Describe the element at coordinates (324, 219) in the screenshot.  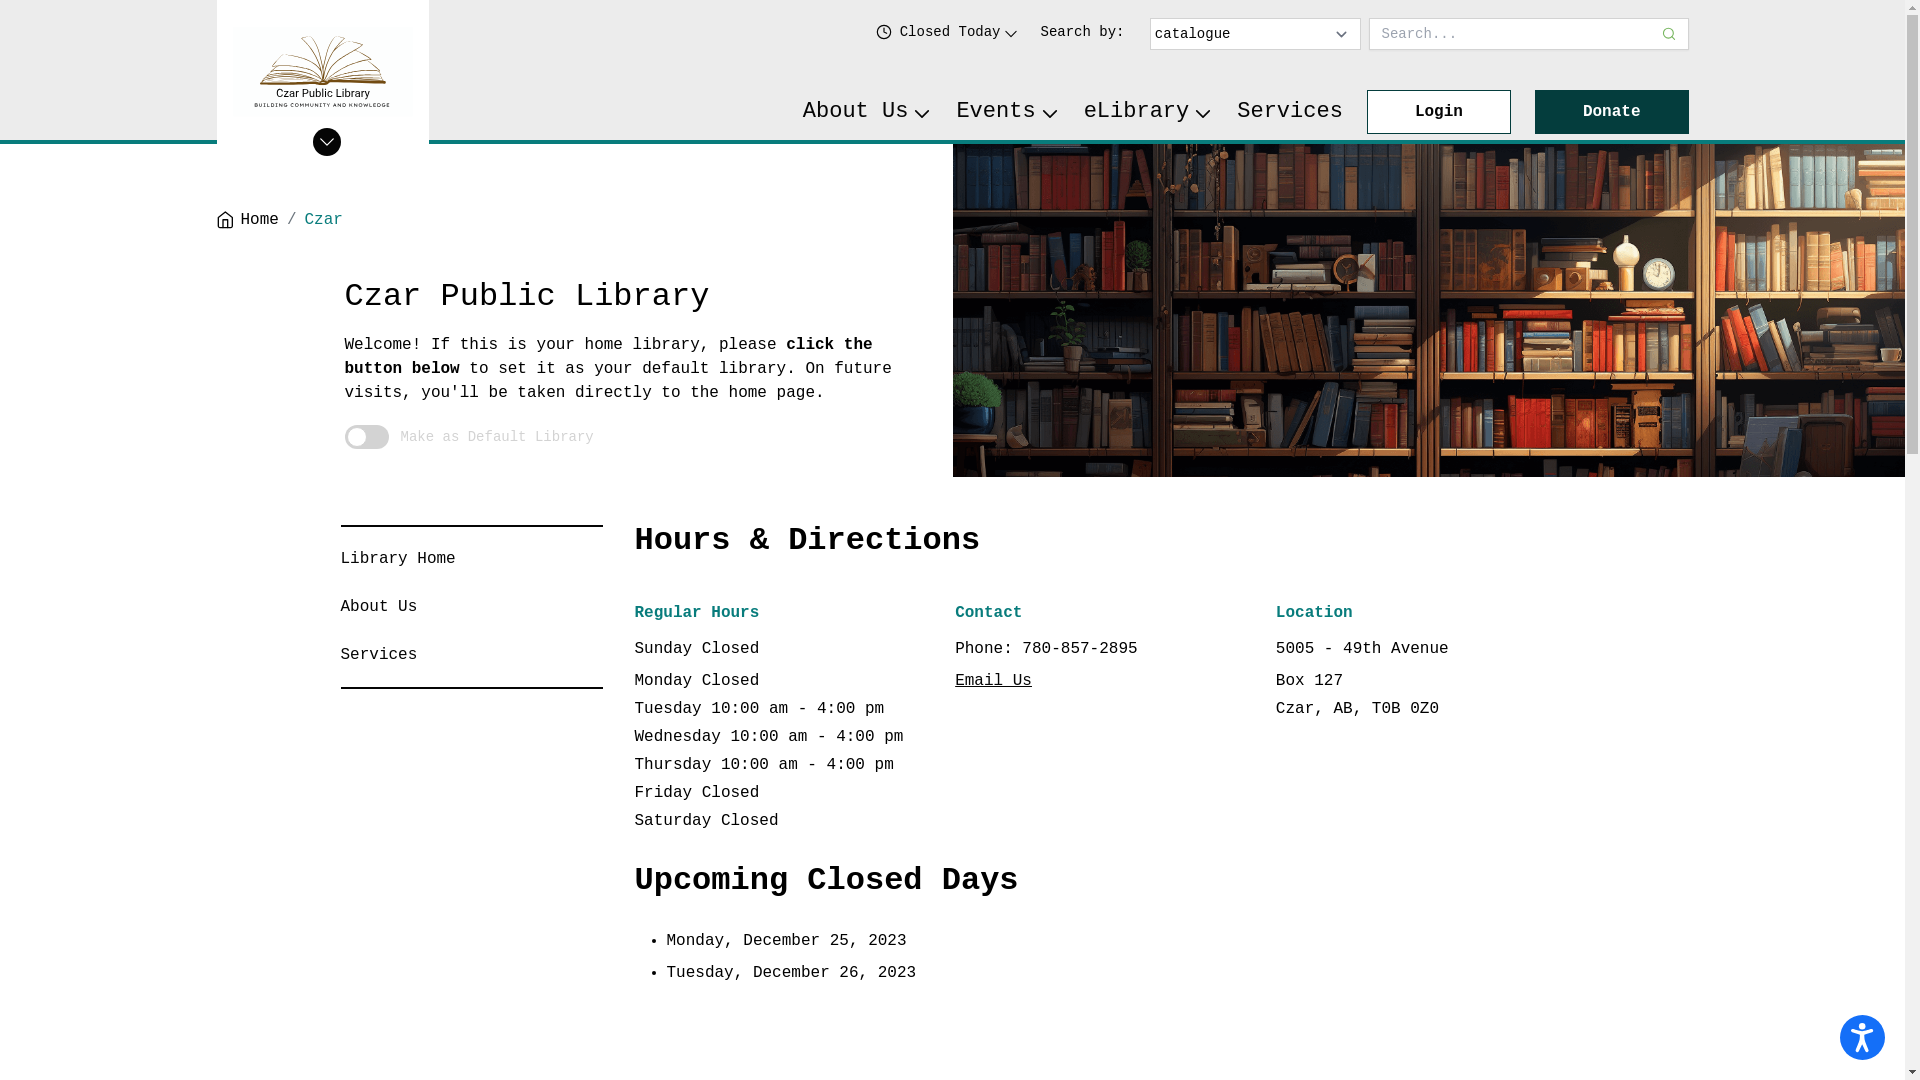
I see `'Czar'` at that location.